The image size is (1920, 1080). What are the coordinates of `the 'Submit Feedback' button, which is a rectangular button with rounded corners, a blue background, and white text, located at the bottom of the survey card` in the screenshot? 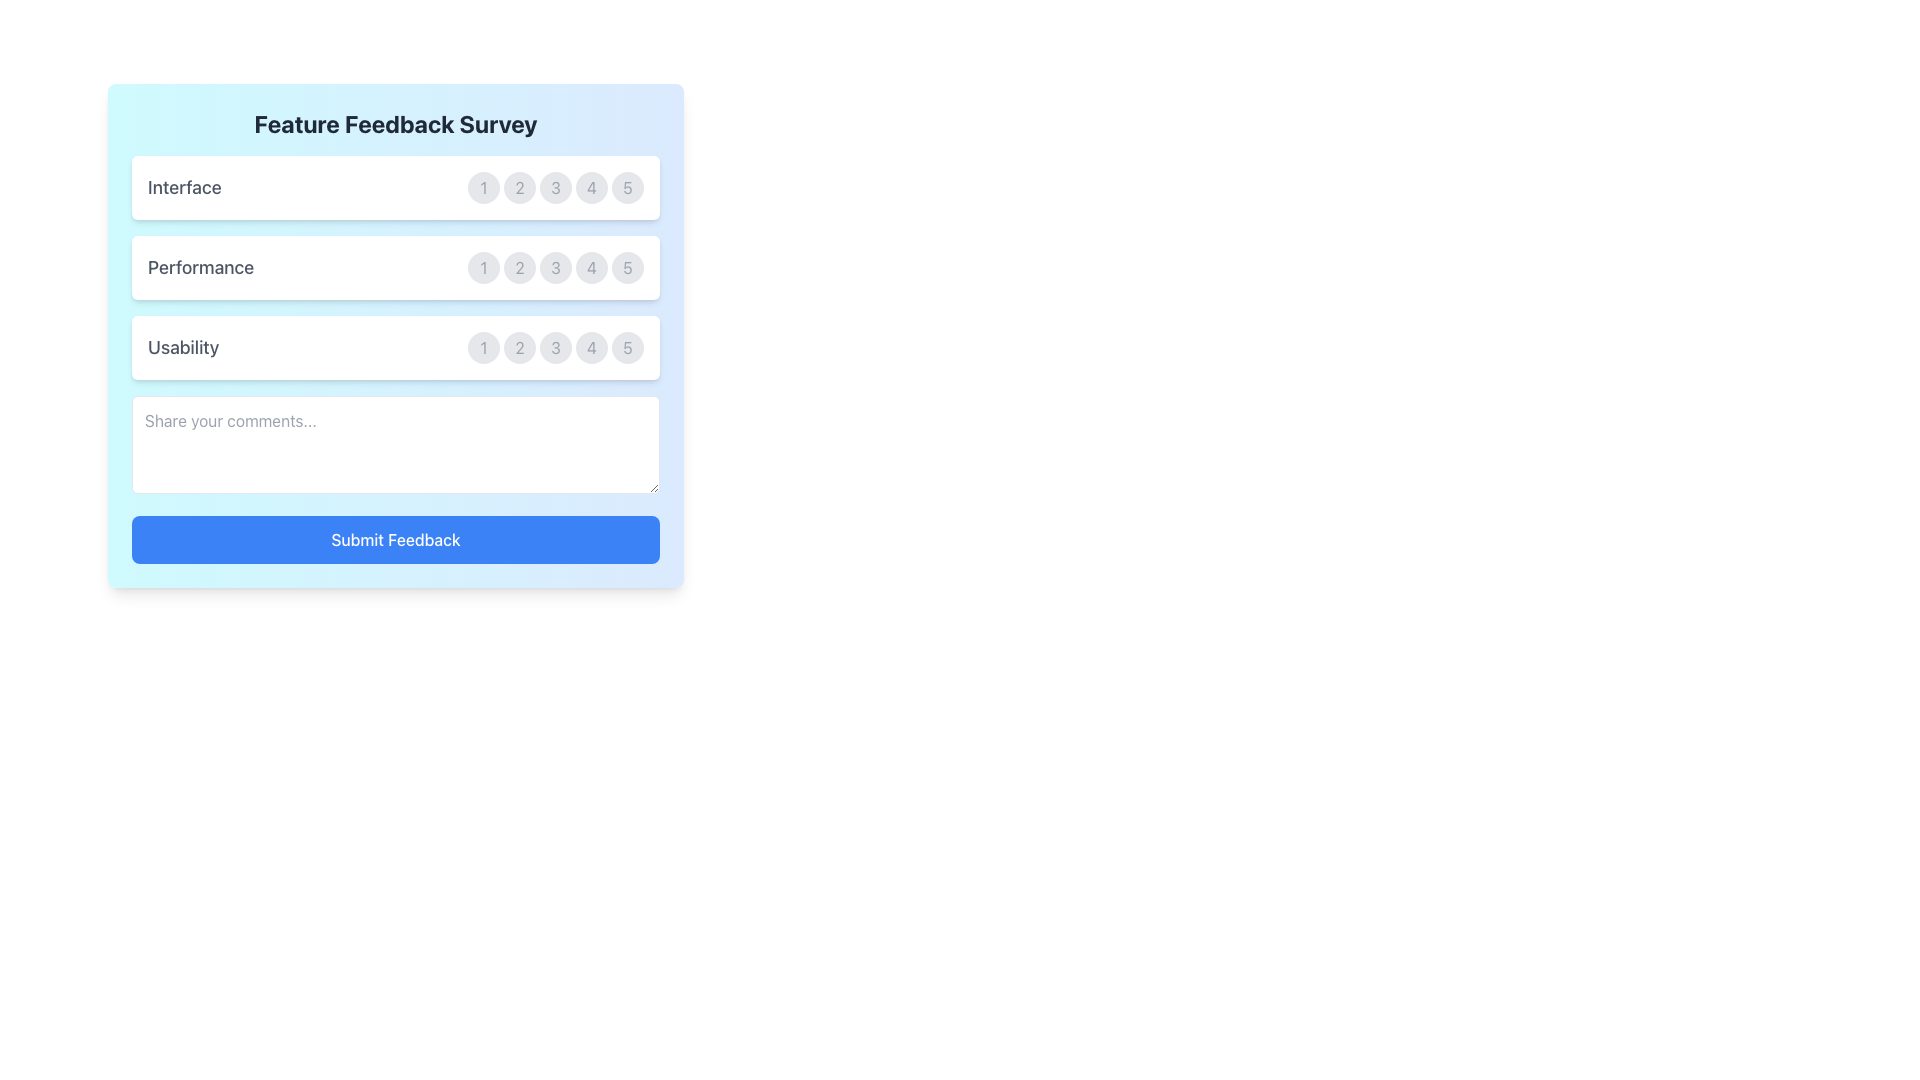 It's located at (395, 540).